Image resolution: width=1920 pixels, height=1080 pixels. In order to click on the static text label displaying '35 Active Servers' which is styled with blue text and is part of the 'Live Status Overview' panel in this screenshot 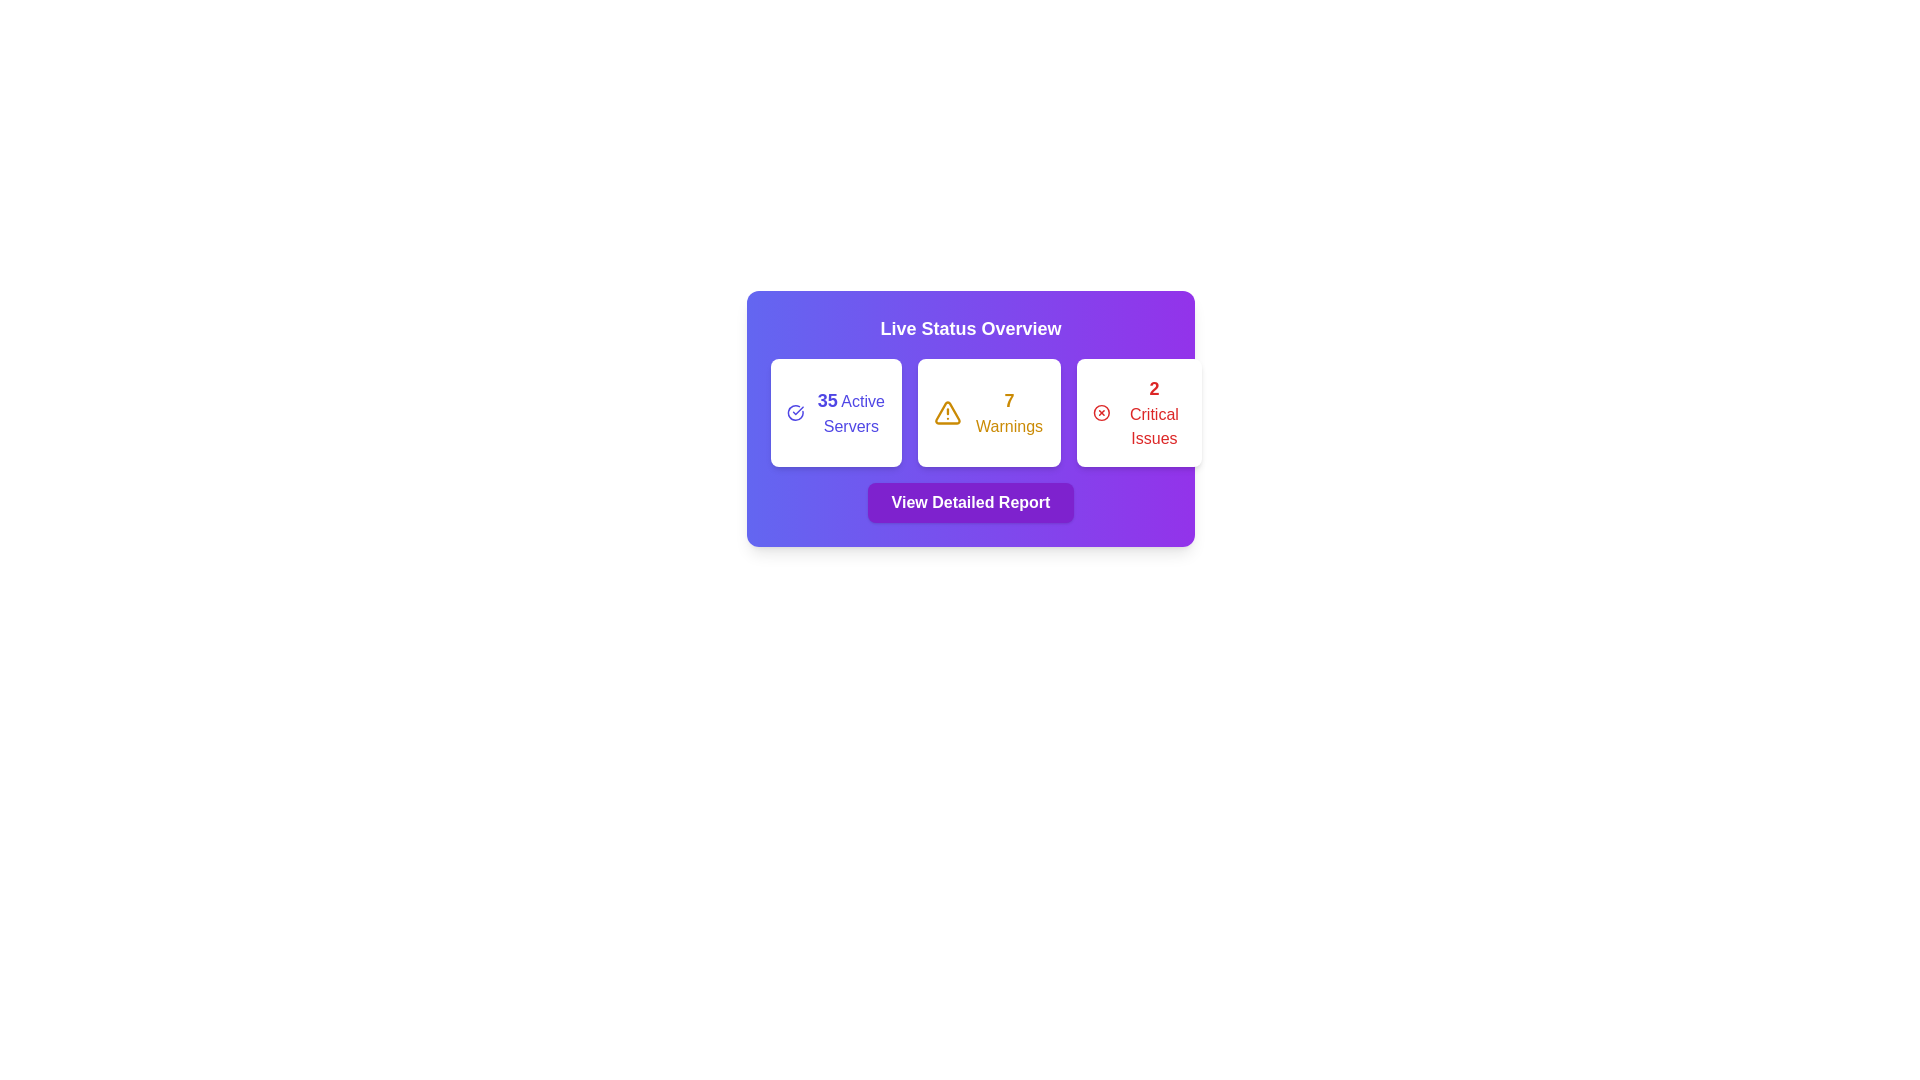, I will do `click(851, 411)`.